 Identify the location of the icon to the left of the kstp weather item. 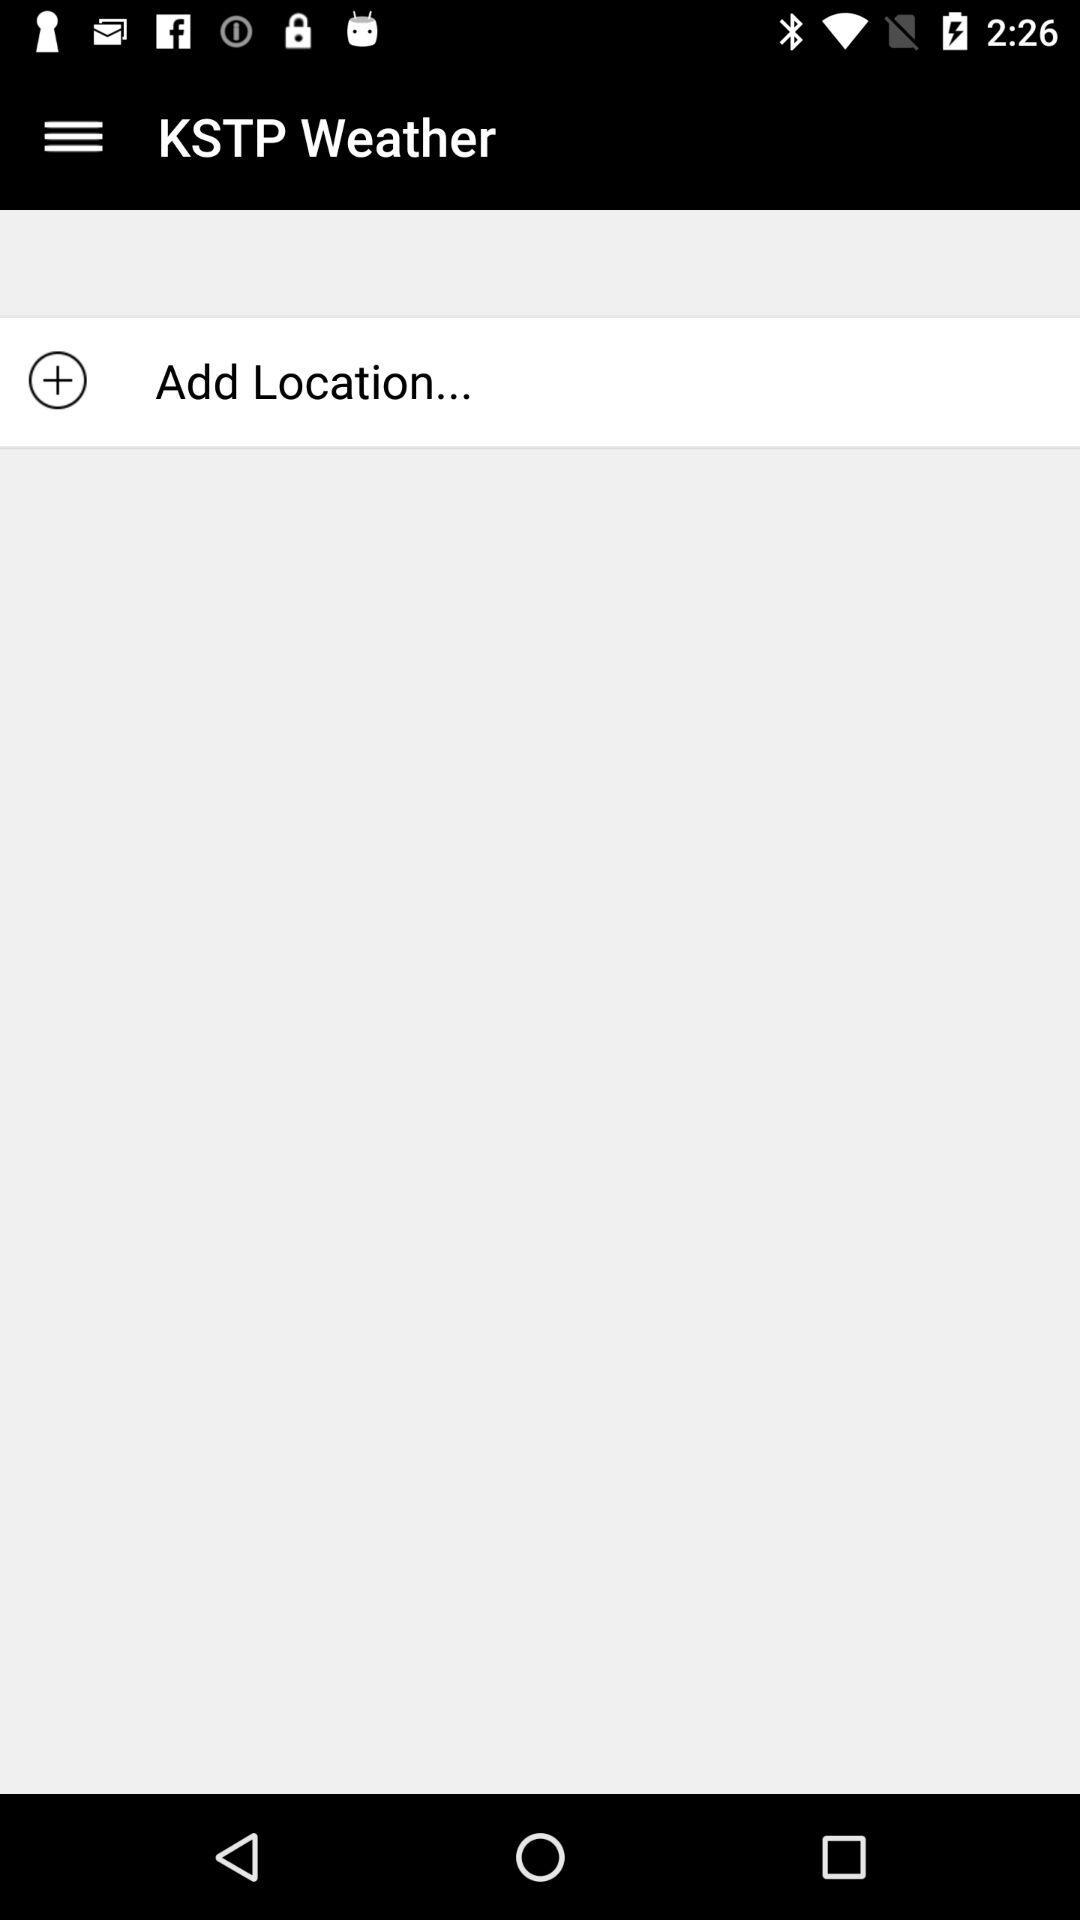
(72, 135).